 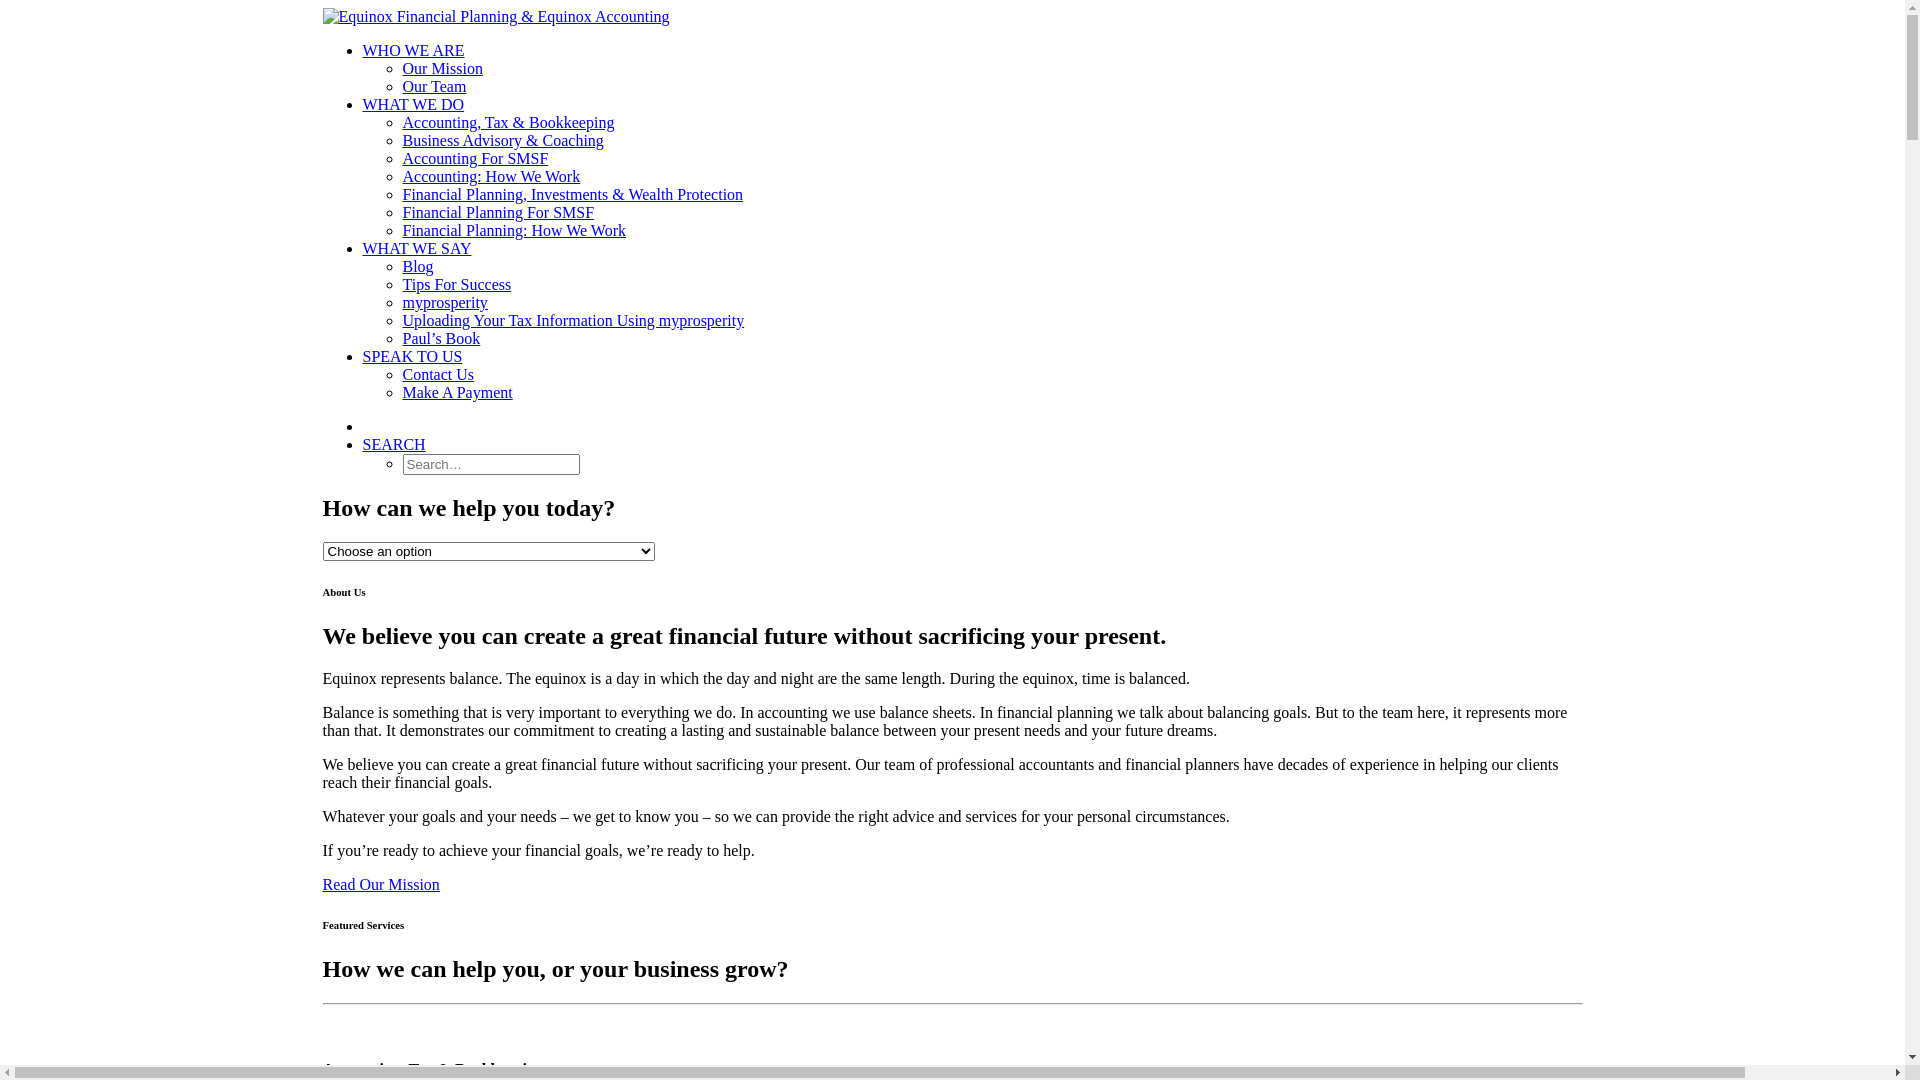 I want to click on 'Accounting: How We Work', so click(x=490, y=175).